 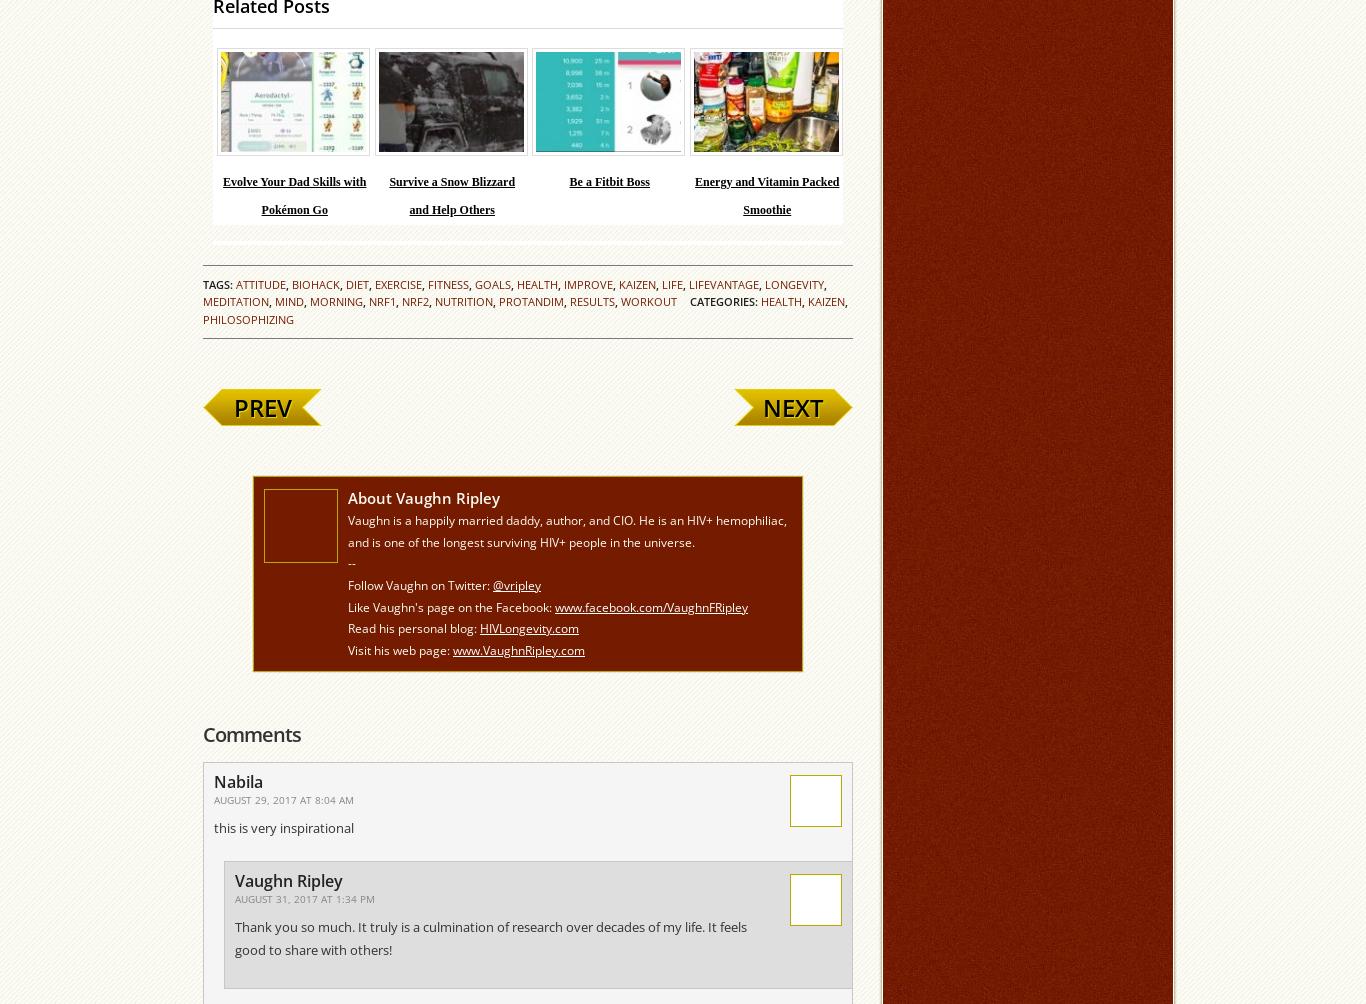 What do you see at coordinates (451, 648) in the screenshot?
I see `'www.VaughnRipley.com'` at bounding box center [451, 648].